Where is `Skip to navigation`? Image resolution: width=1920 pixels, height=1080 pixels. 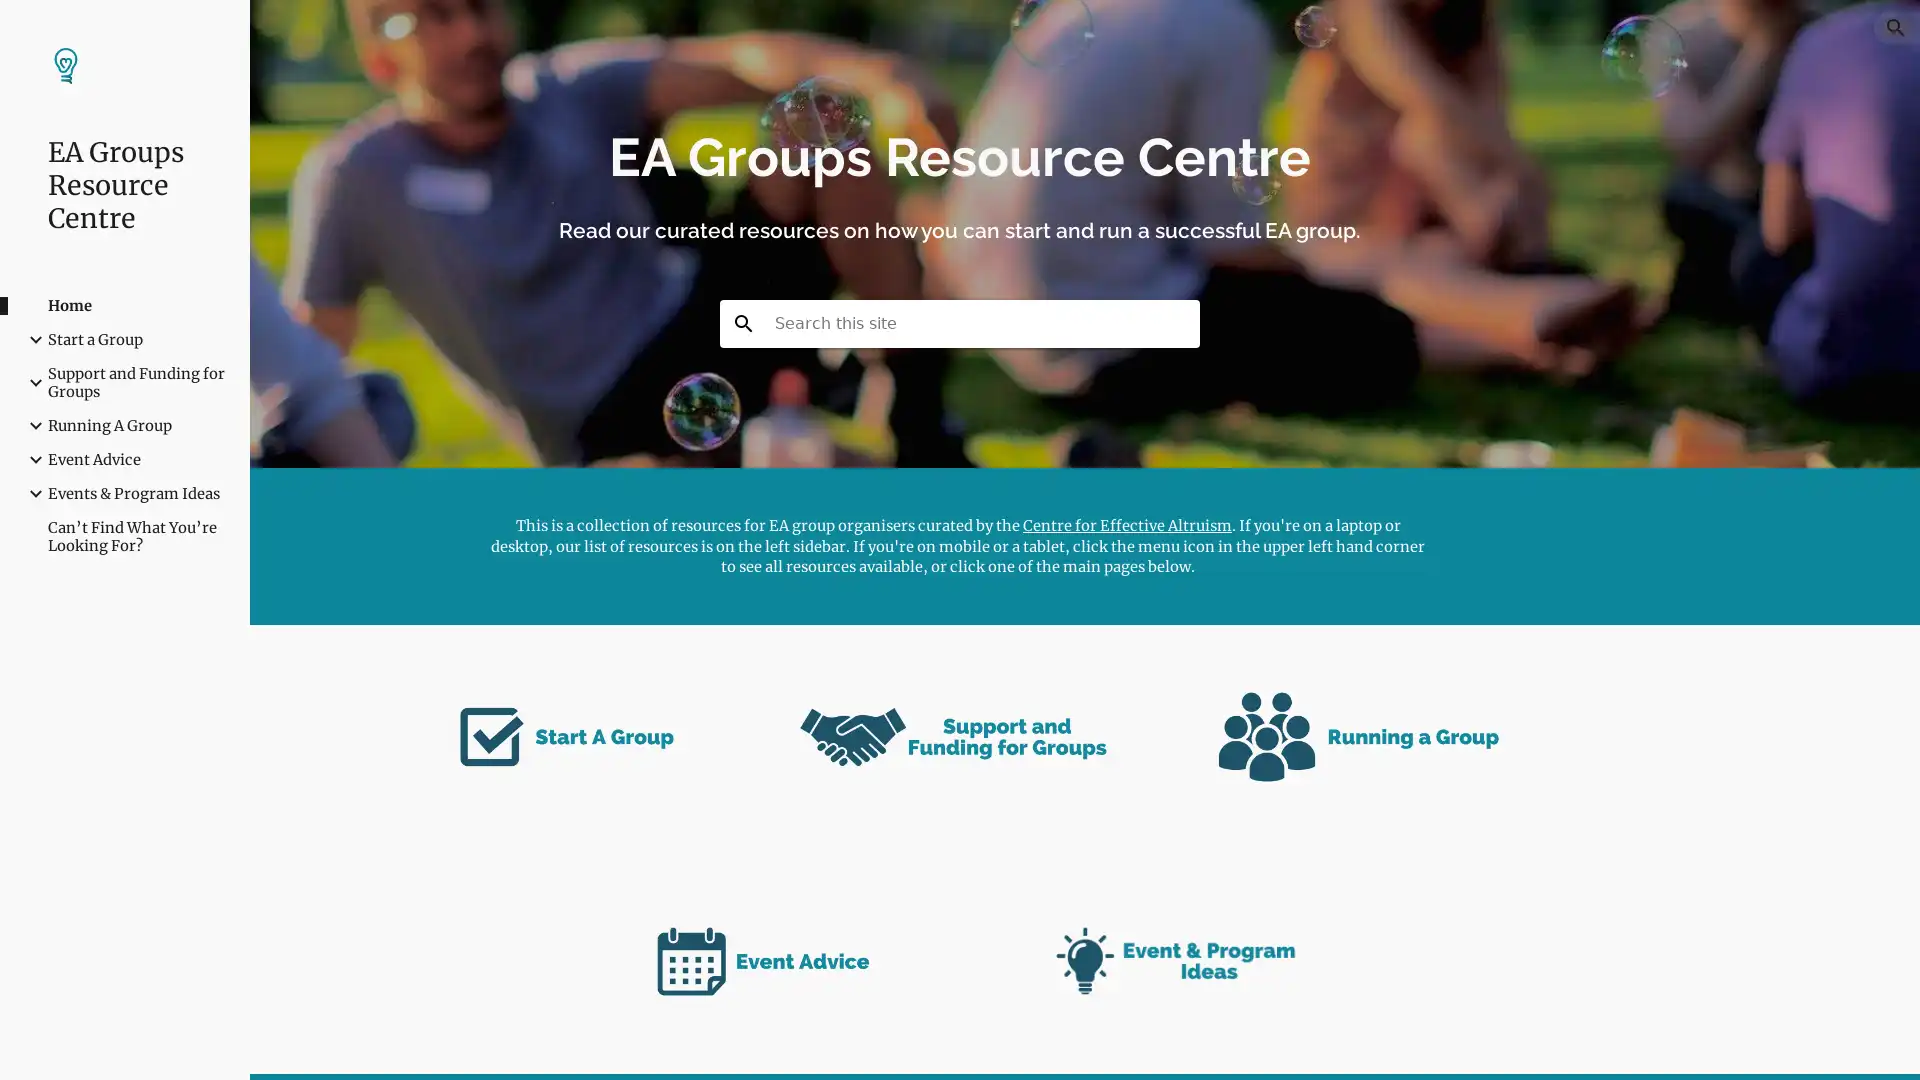
Skip to navigation is located at coordinates (1139, 37).